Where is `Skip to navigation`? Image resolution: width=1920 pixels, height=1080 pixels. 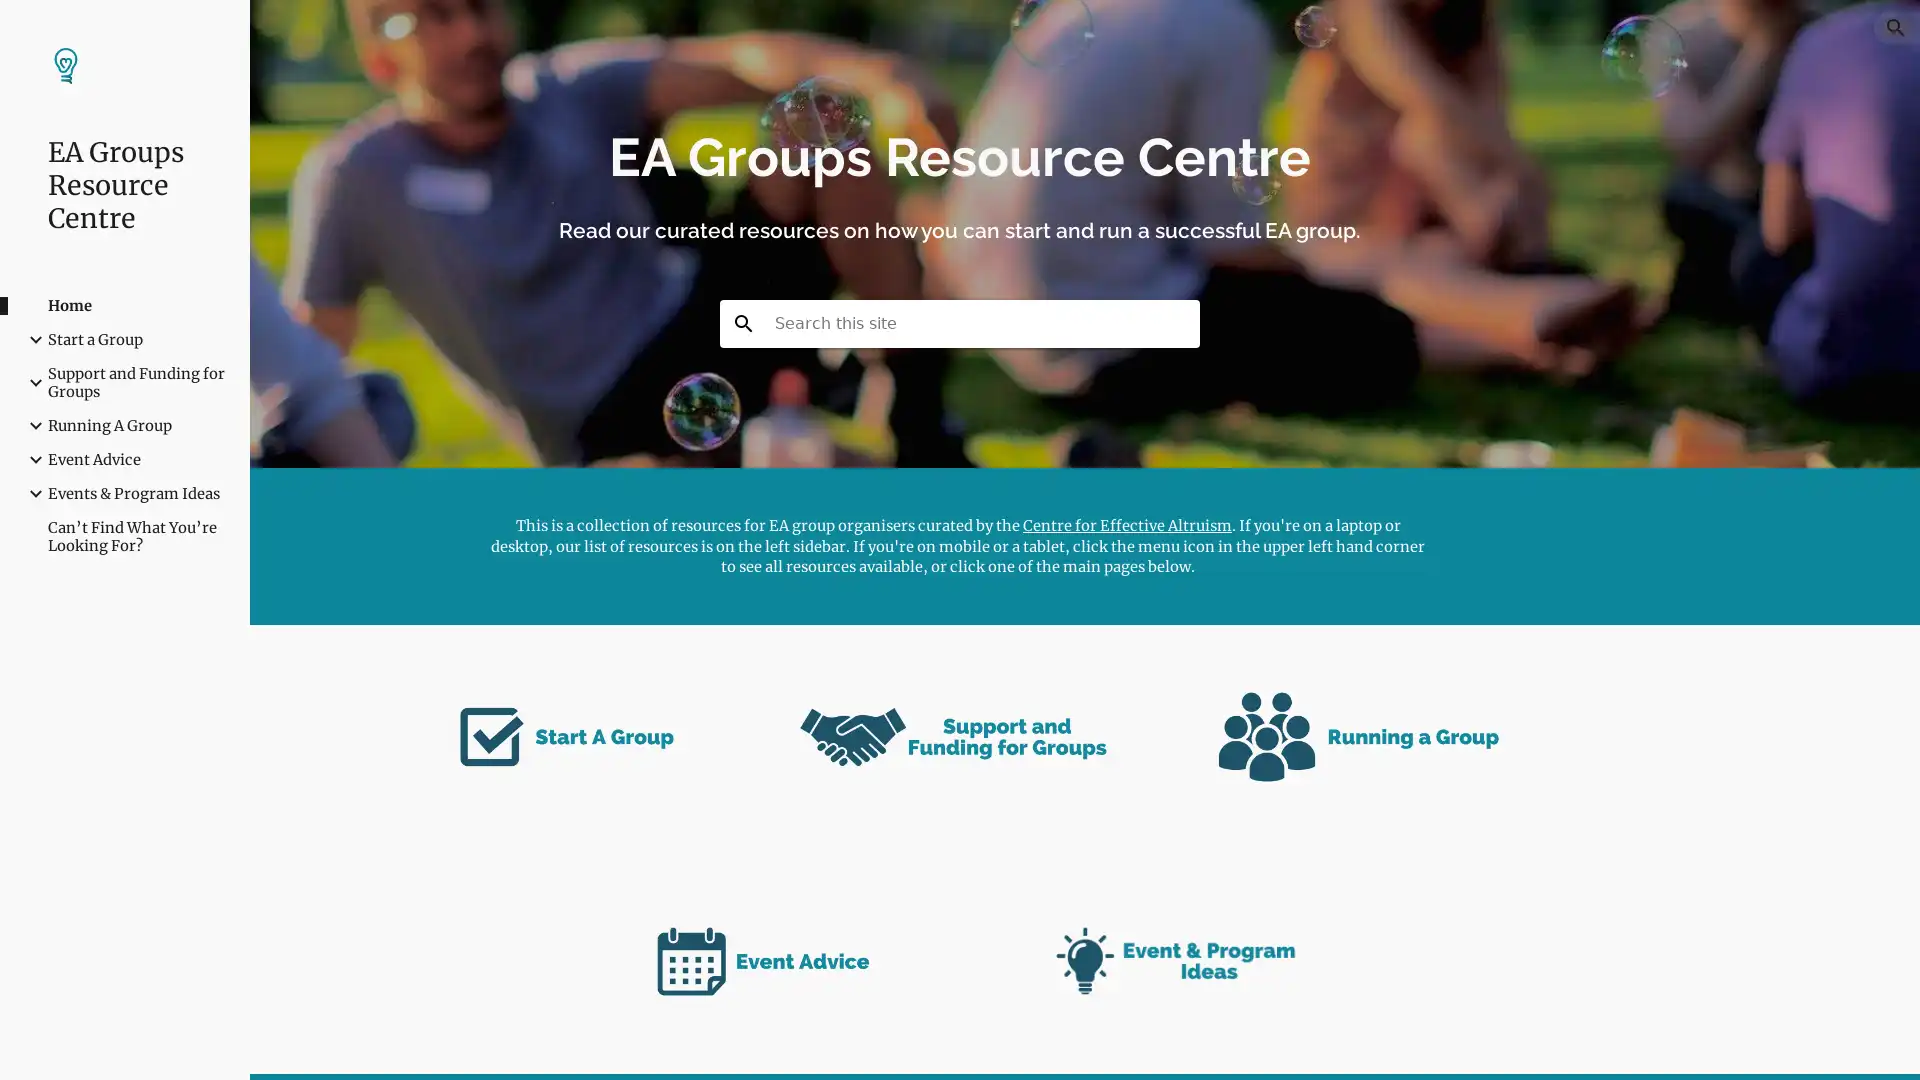
Skip to navigation is located at coordinates (1139, 37).